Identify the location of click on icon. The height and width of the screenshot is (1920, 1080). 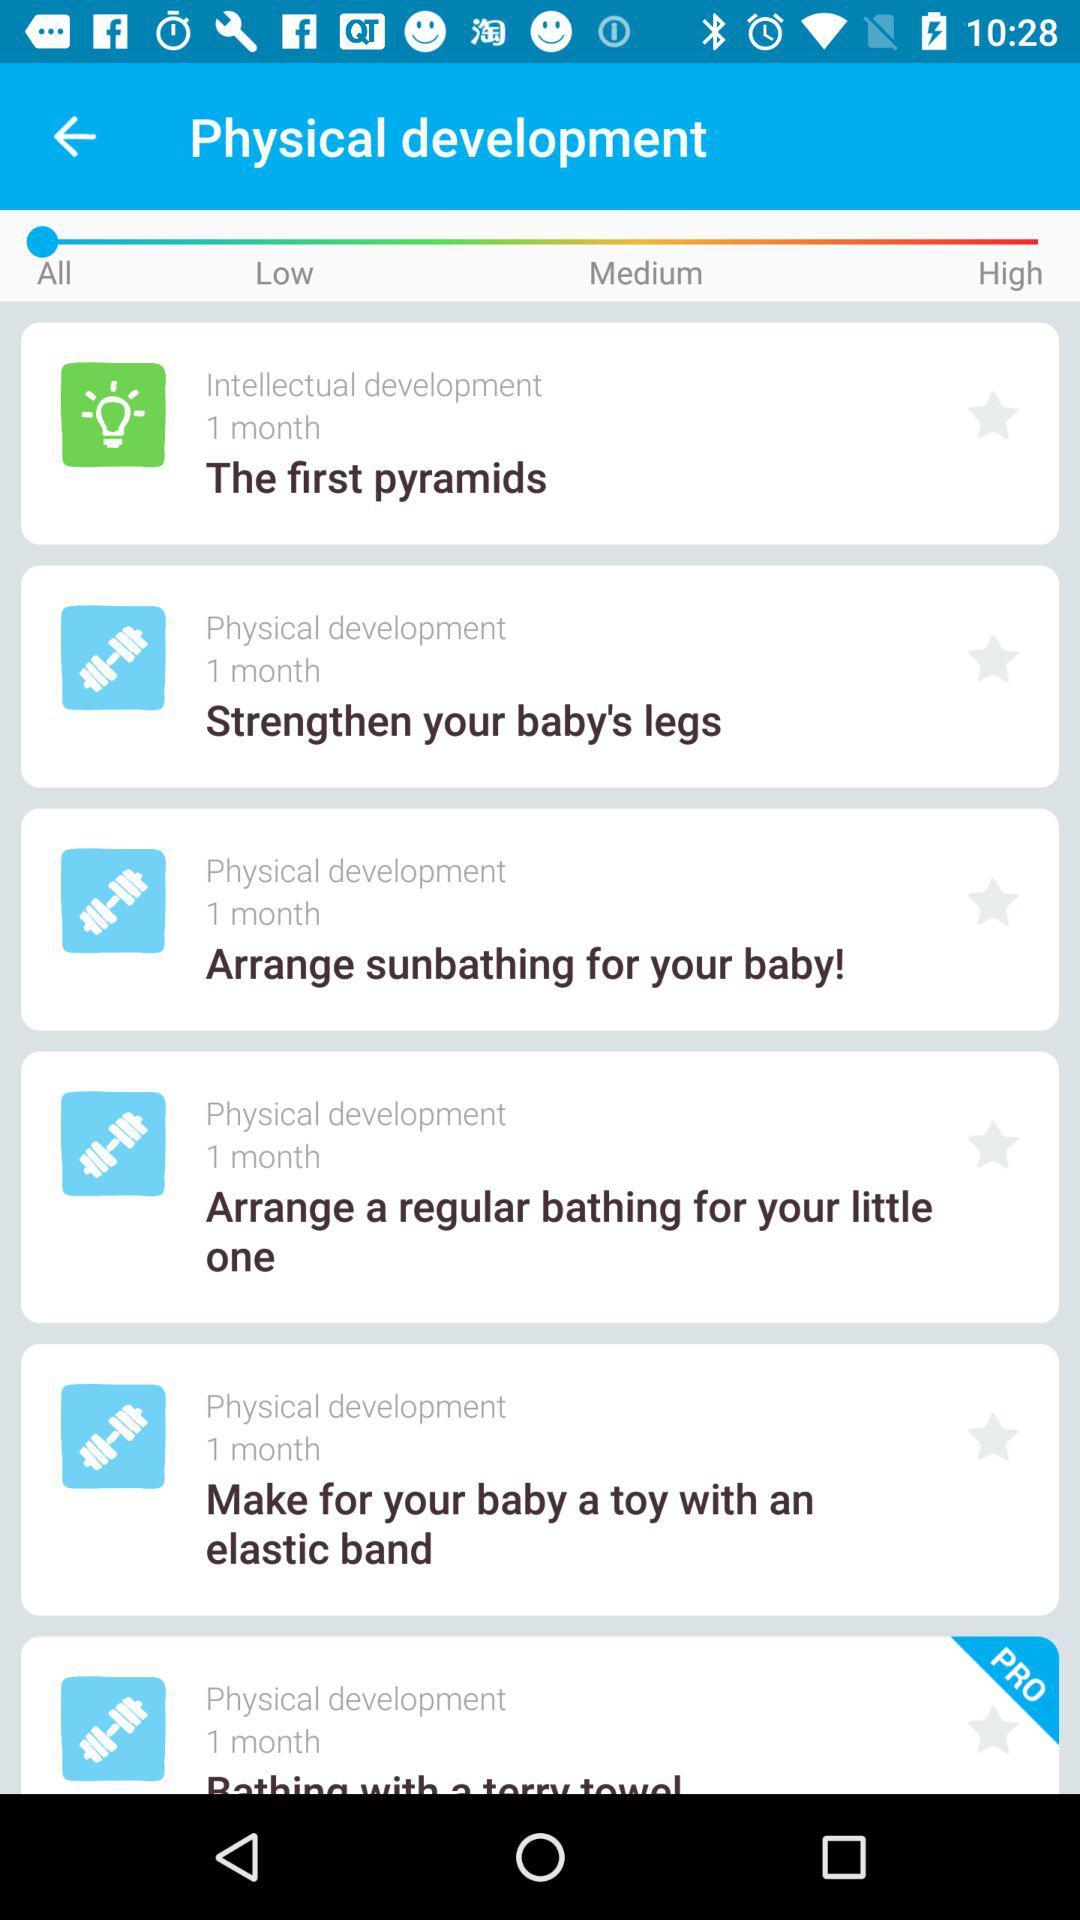
(993, 1728).